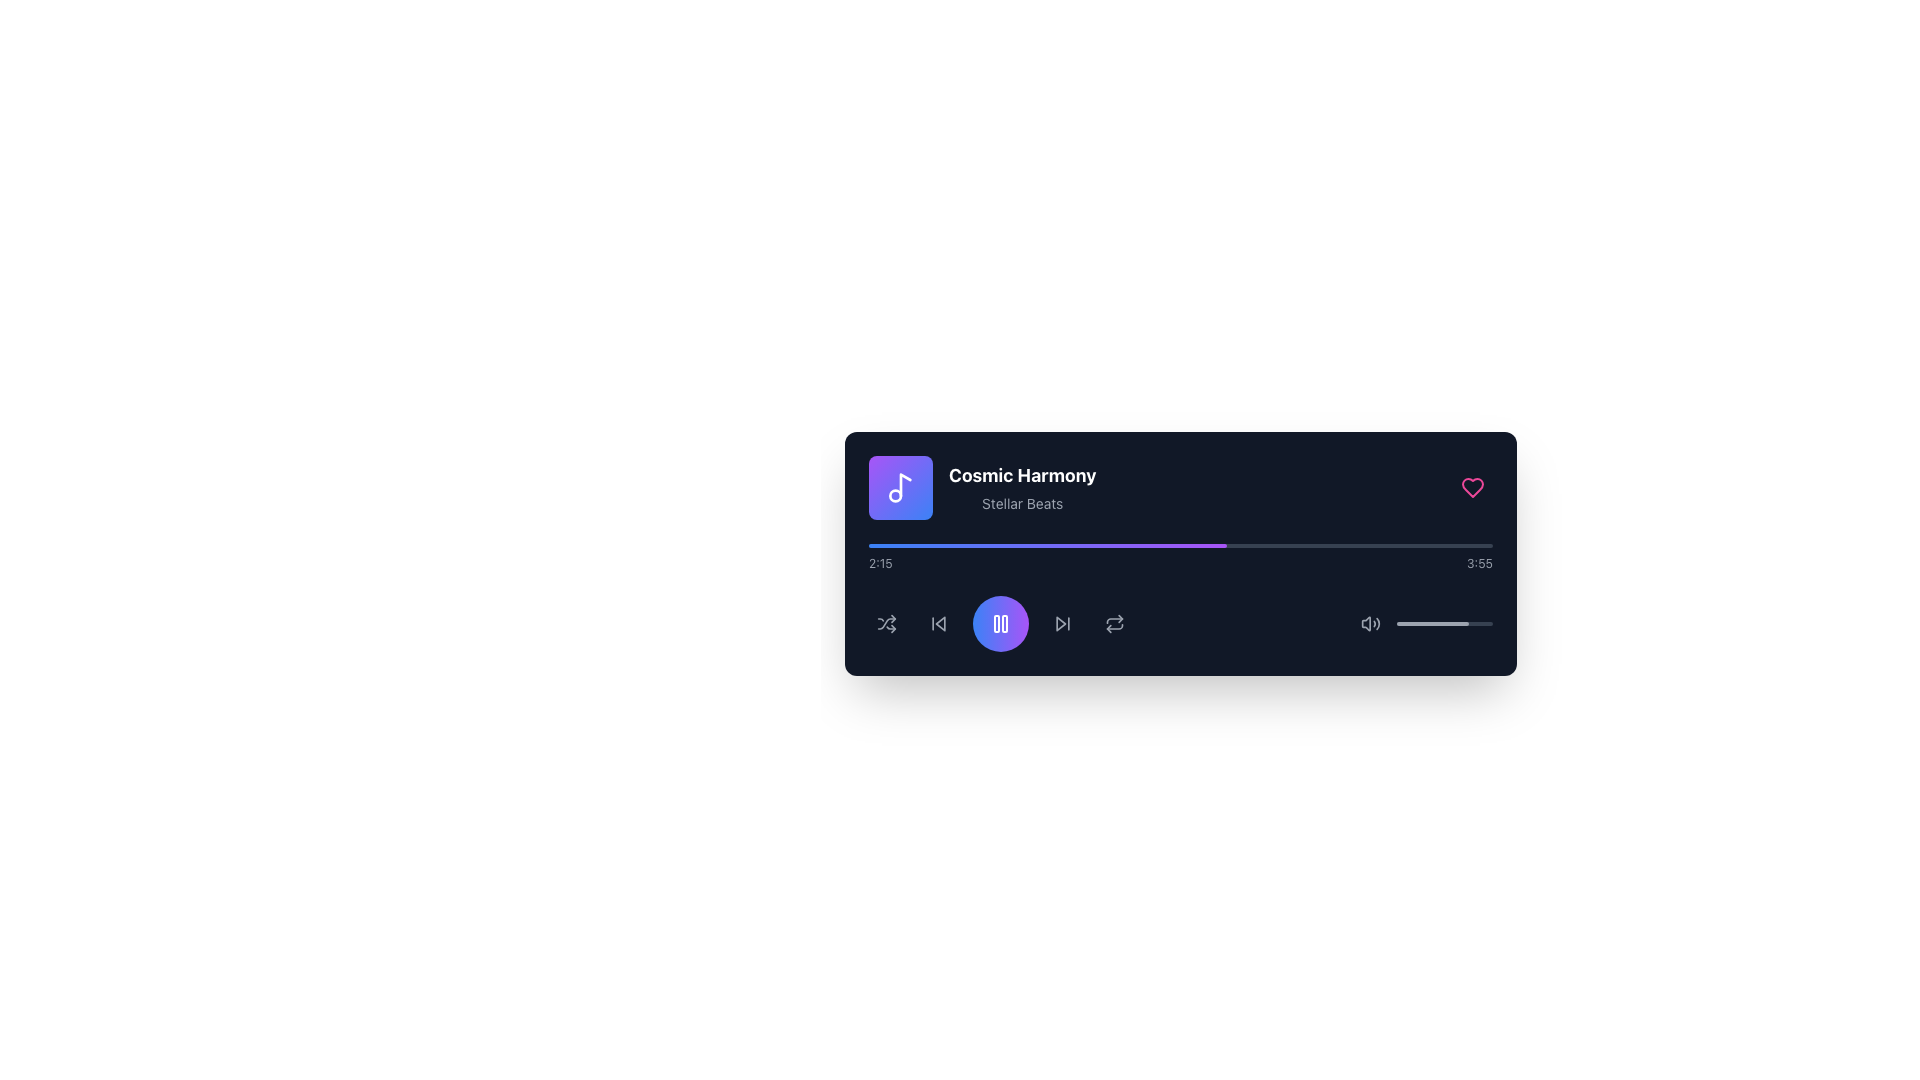 This screenshot has height=1080, width=1920. Describe the element at coordinates (1180, 546) in the screenshot. I see `the progress bar located centrally above the playback control buttons` at that location.